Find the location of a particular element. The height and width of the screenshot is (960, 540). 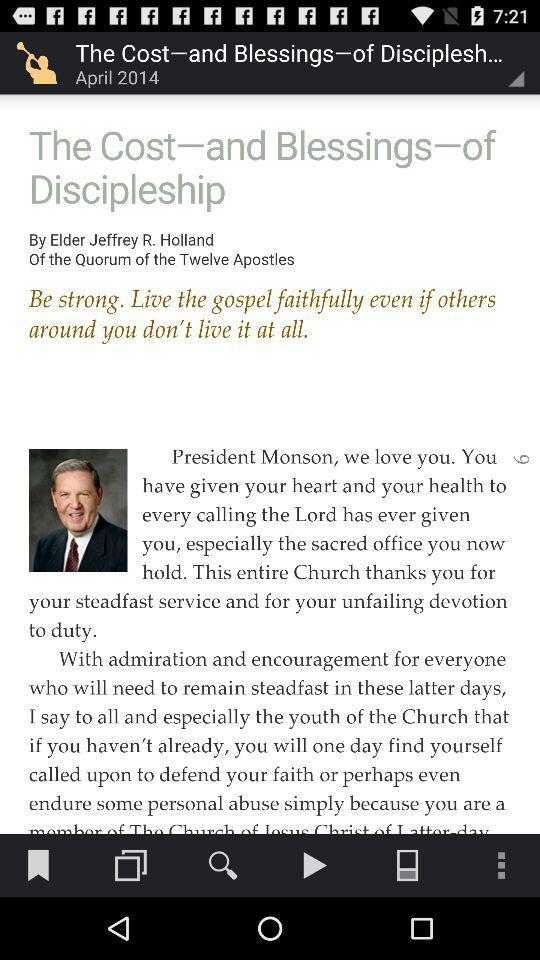

full display is located at coordinates (270, 416).